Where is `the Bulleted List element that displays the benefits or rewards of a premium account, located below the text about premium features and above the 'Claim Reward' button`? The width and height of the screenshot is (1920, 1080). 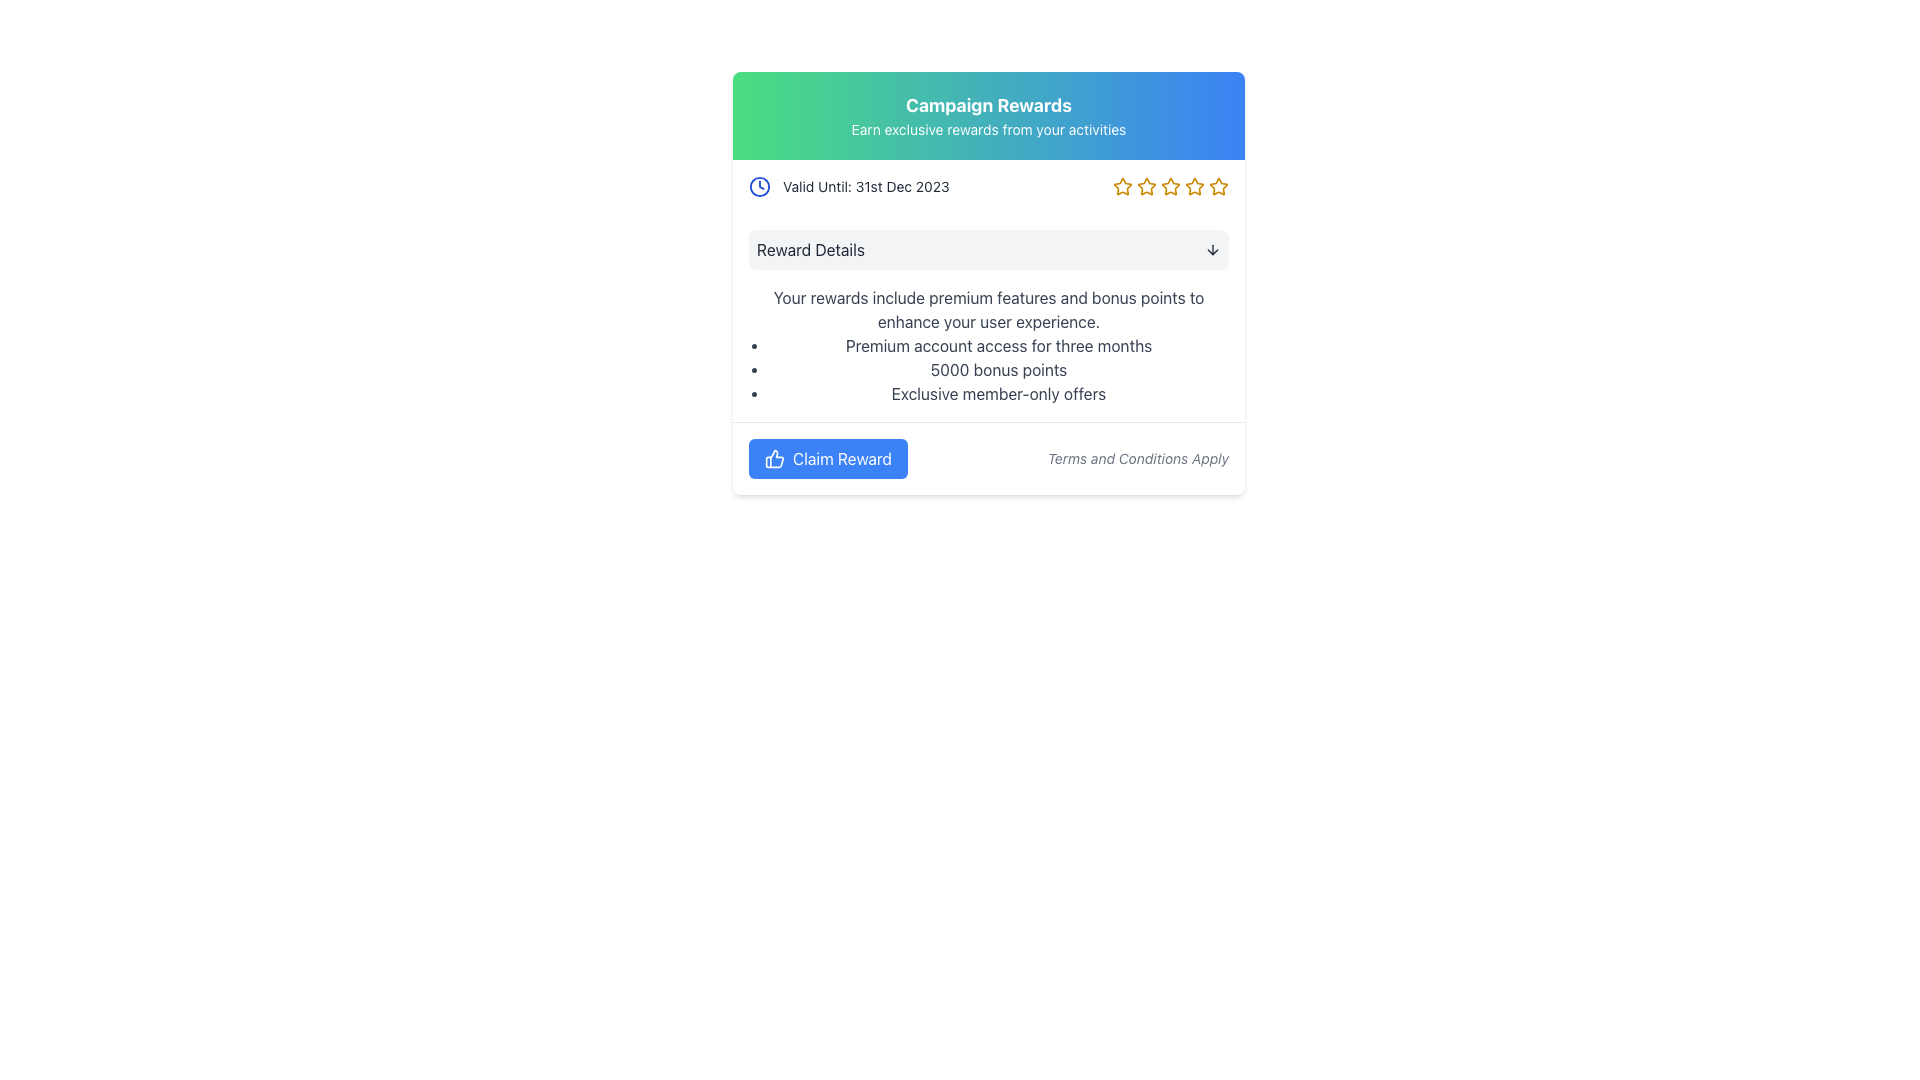 the Bulleted List element that displays the benefits or rewards of a premium account, located below the text about premium features and above the 'Claim Reward' button is located at coordinates (988, 370).